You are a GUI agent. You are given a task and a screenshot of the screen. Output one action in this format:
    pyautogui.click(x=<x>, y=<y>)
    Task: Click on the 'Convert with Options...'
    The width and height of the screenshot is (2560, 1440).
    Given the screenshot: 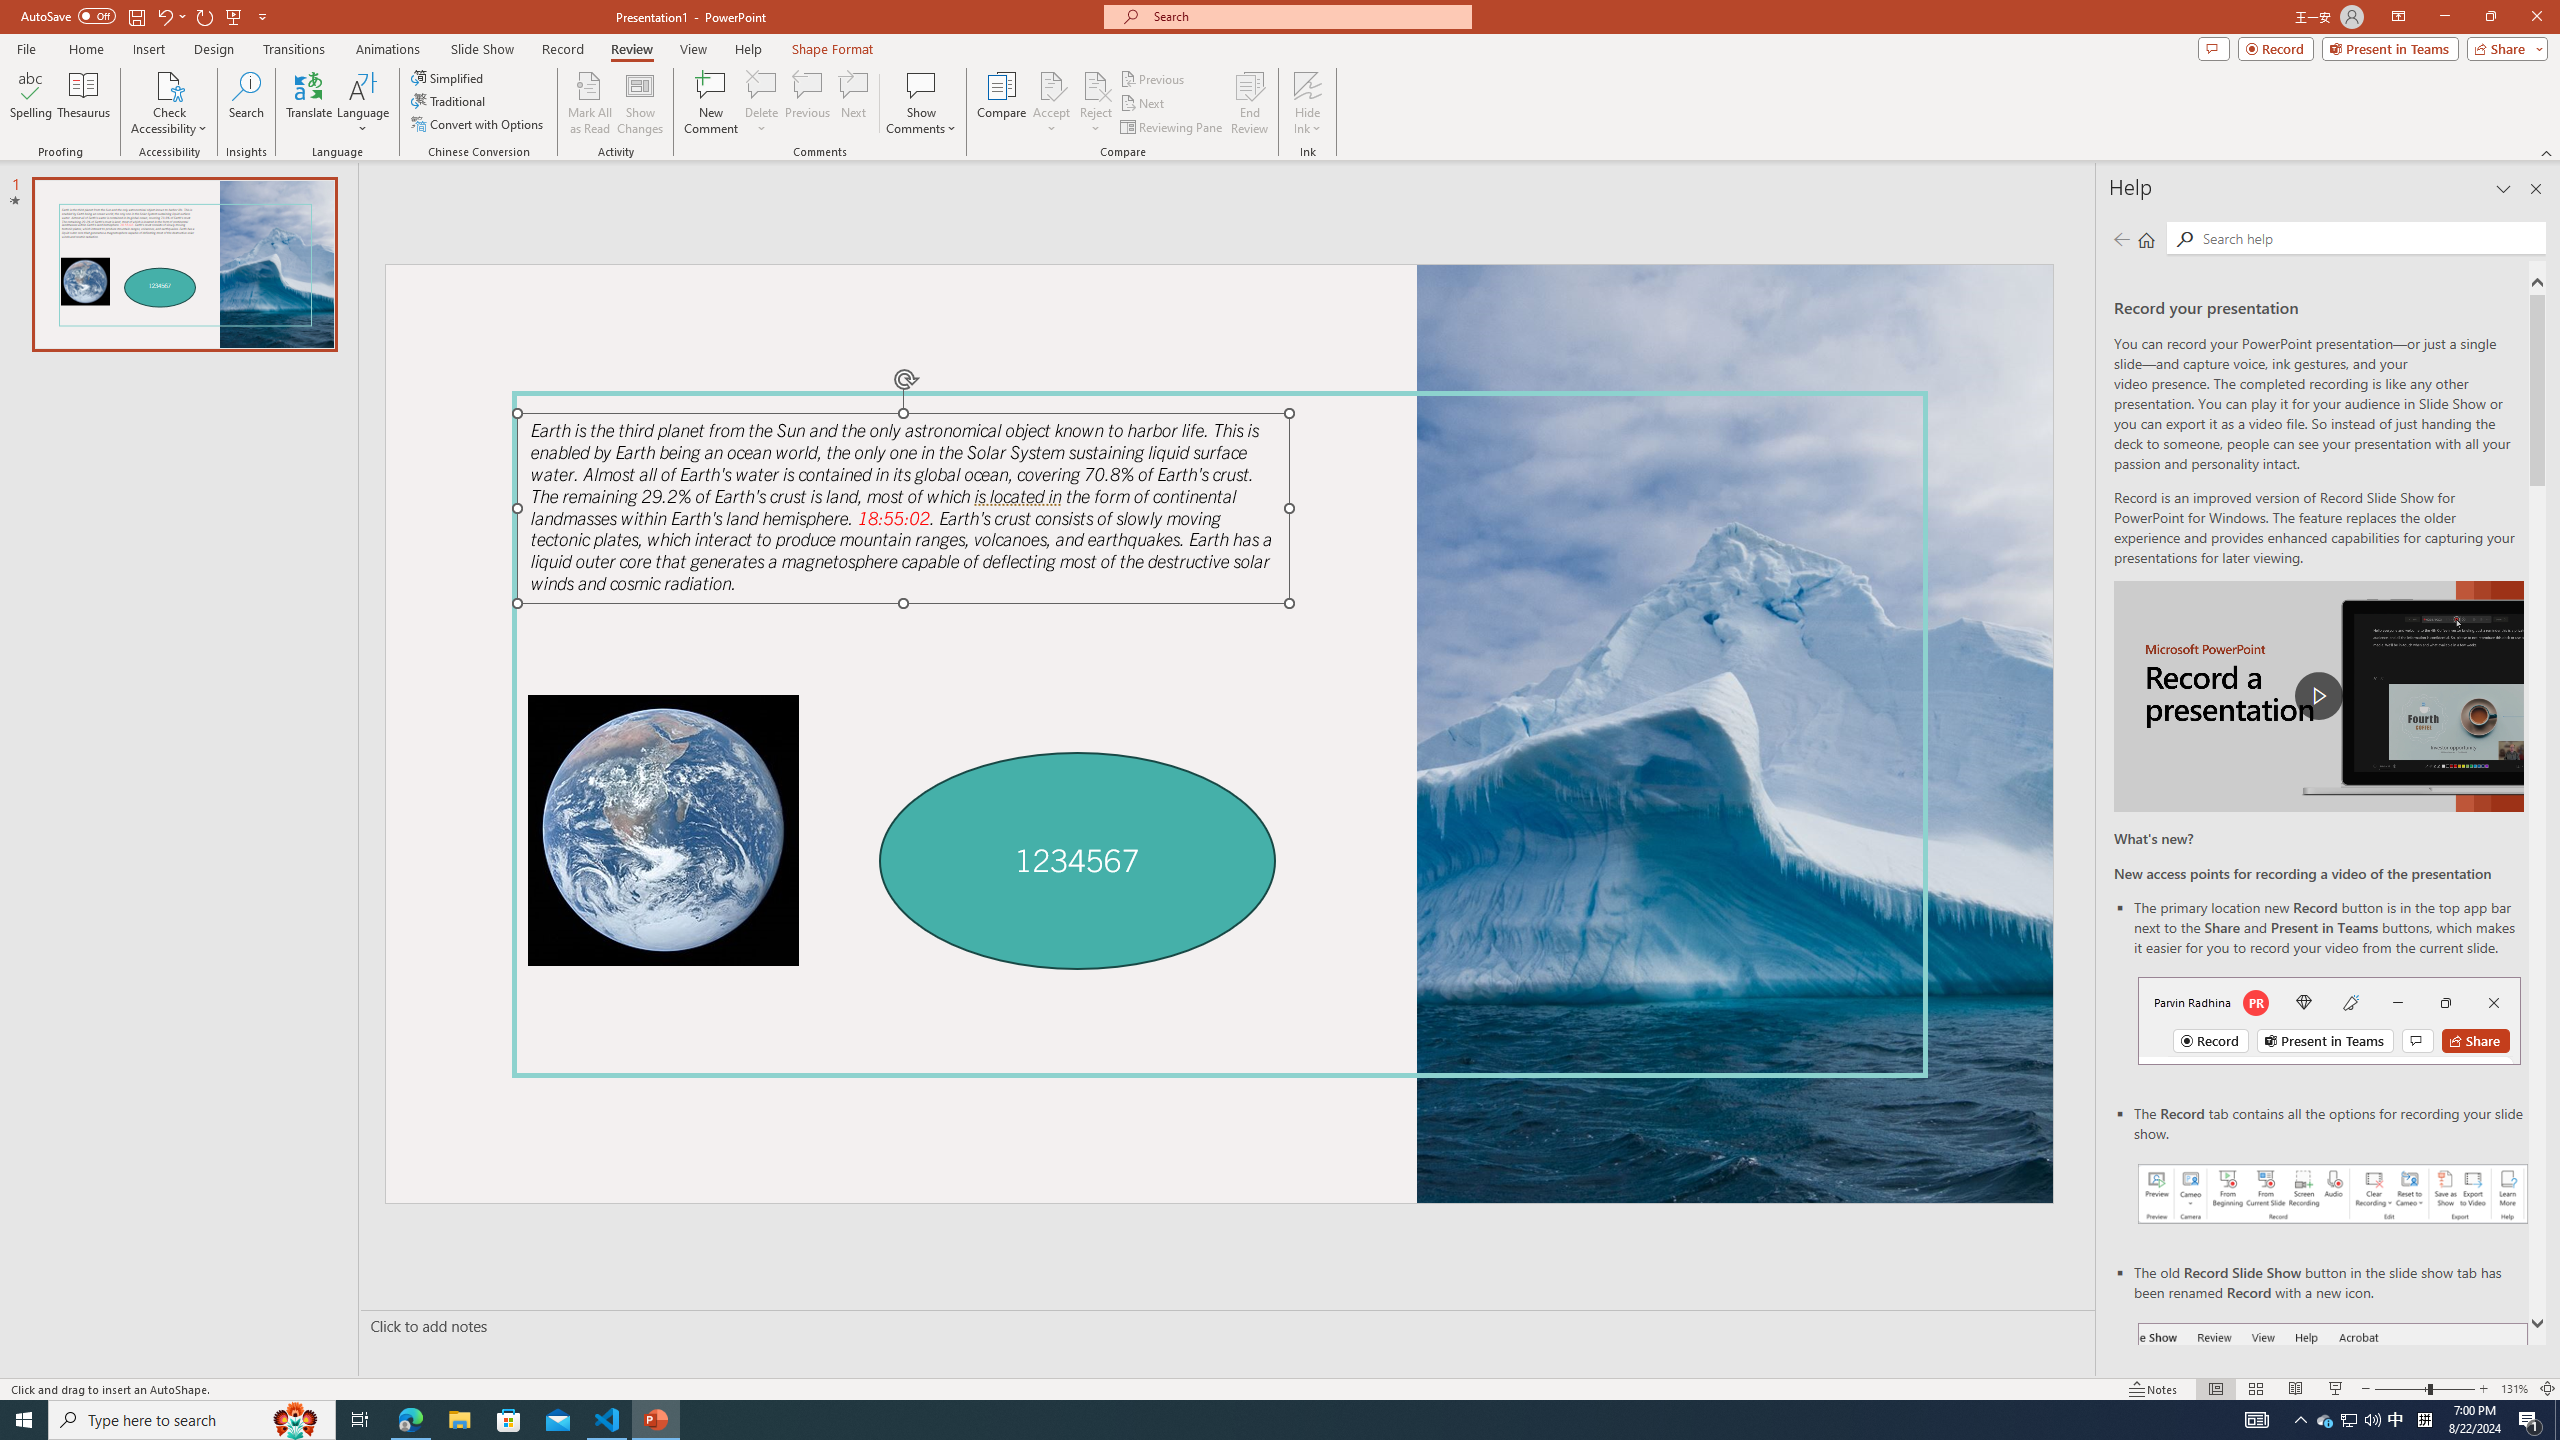 What is the action you would take?
    pyautogui.click(x=477, y=122)
    